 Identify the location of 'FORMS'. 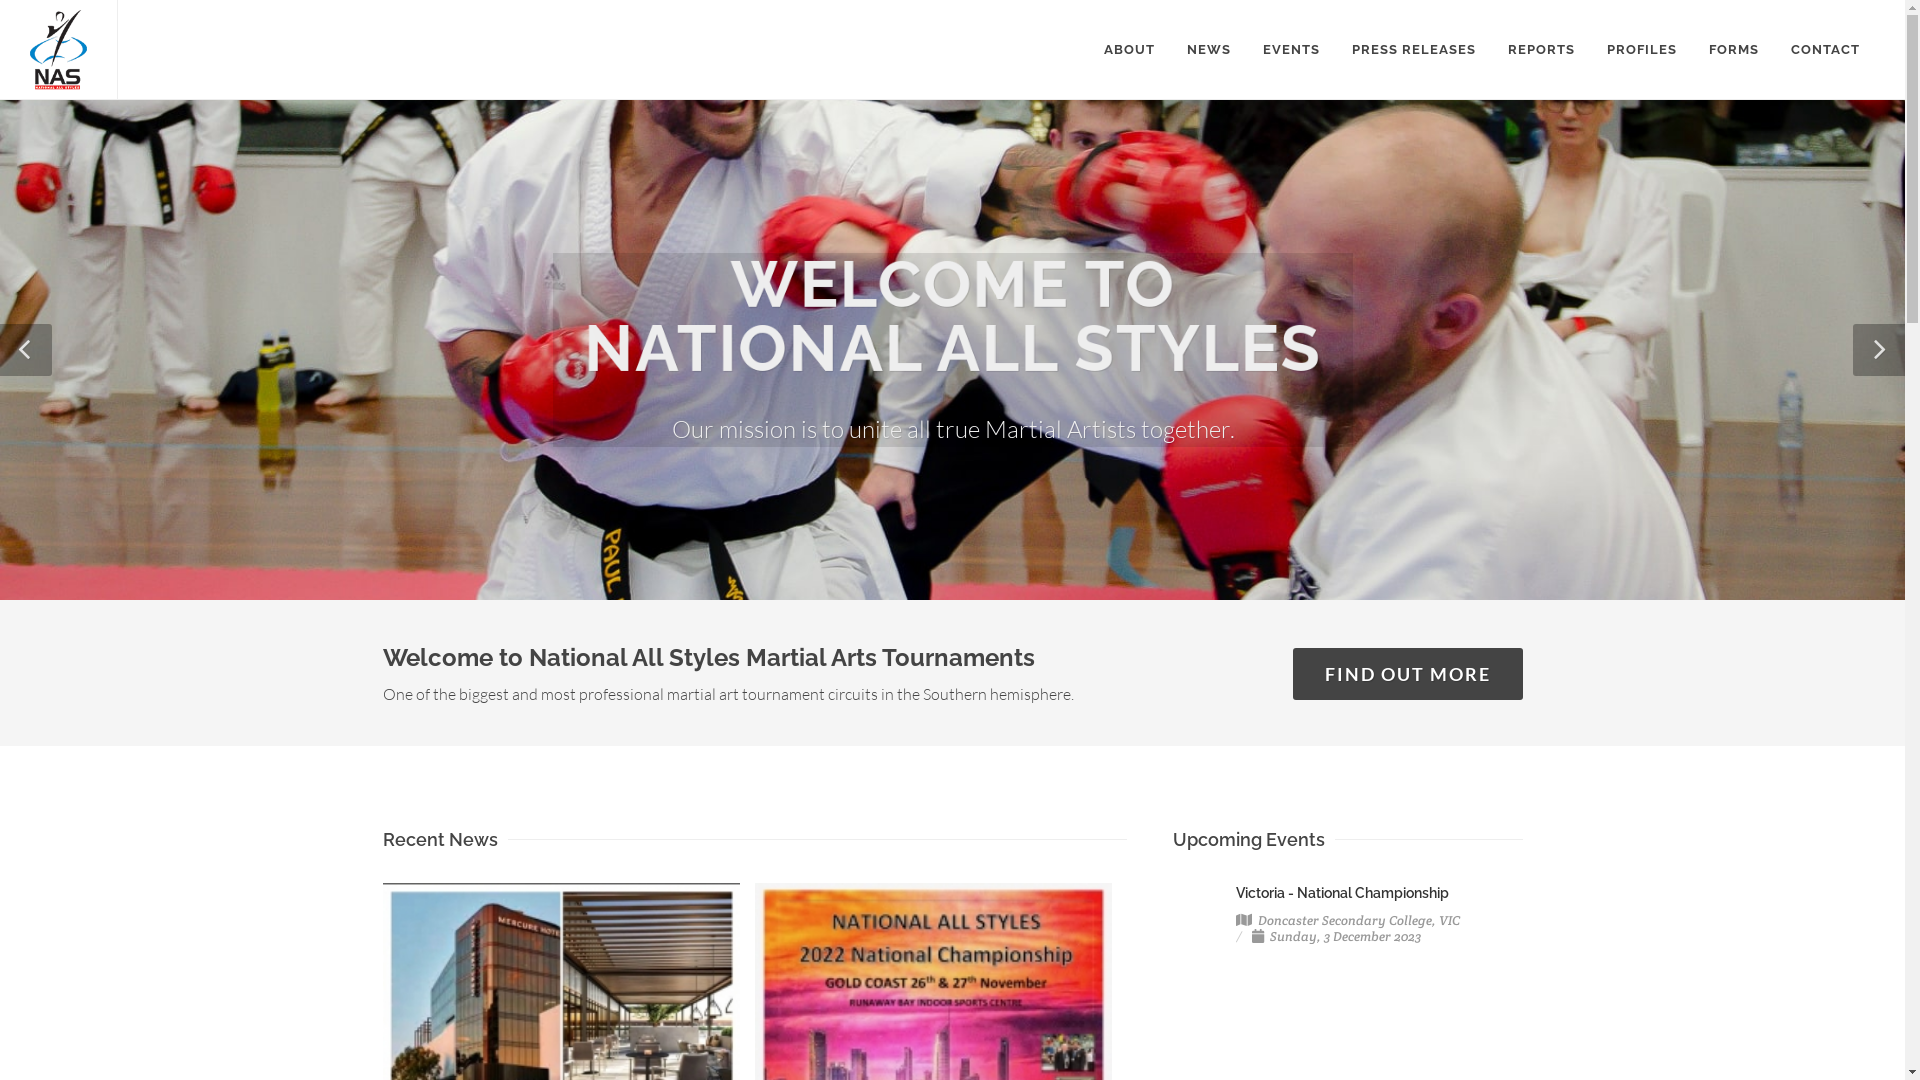
(1693, 49).